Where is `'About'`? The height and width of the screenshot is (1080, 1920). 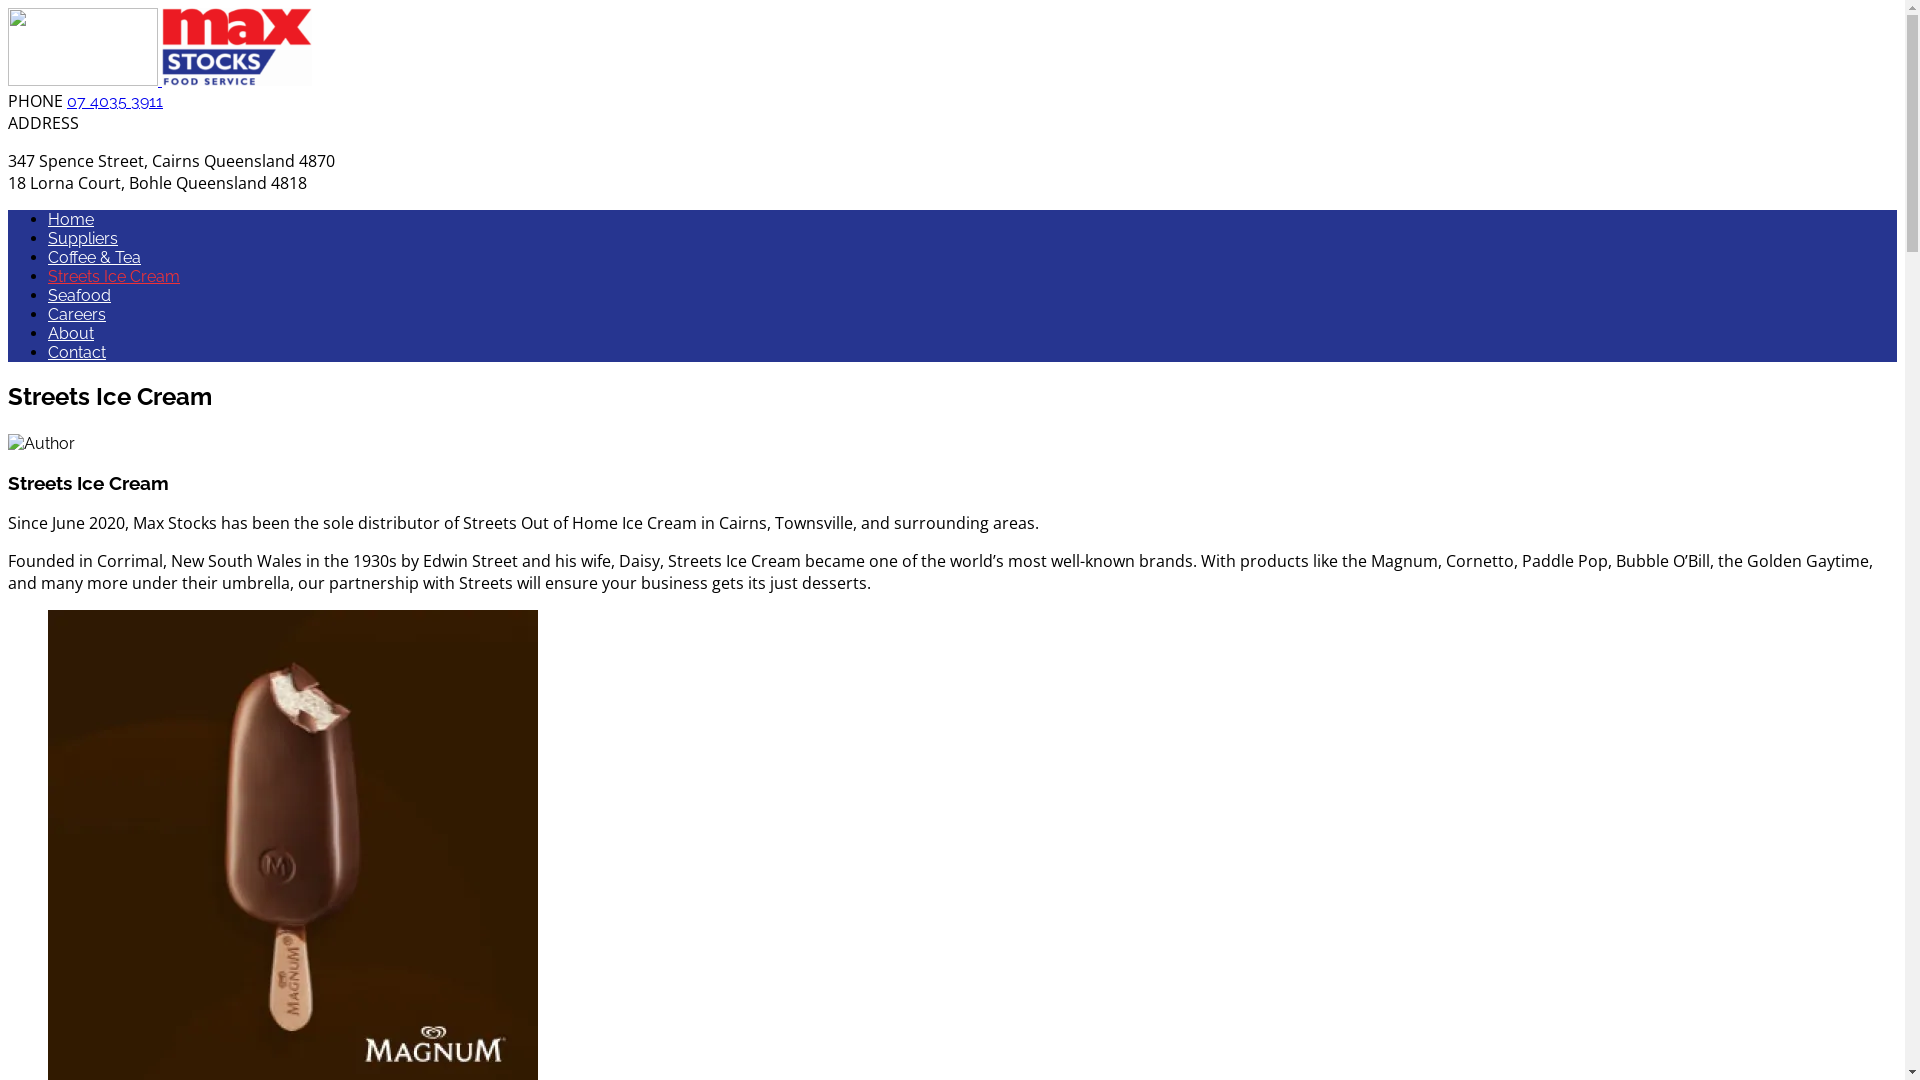 'About' is located at coordinates (71, 332).